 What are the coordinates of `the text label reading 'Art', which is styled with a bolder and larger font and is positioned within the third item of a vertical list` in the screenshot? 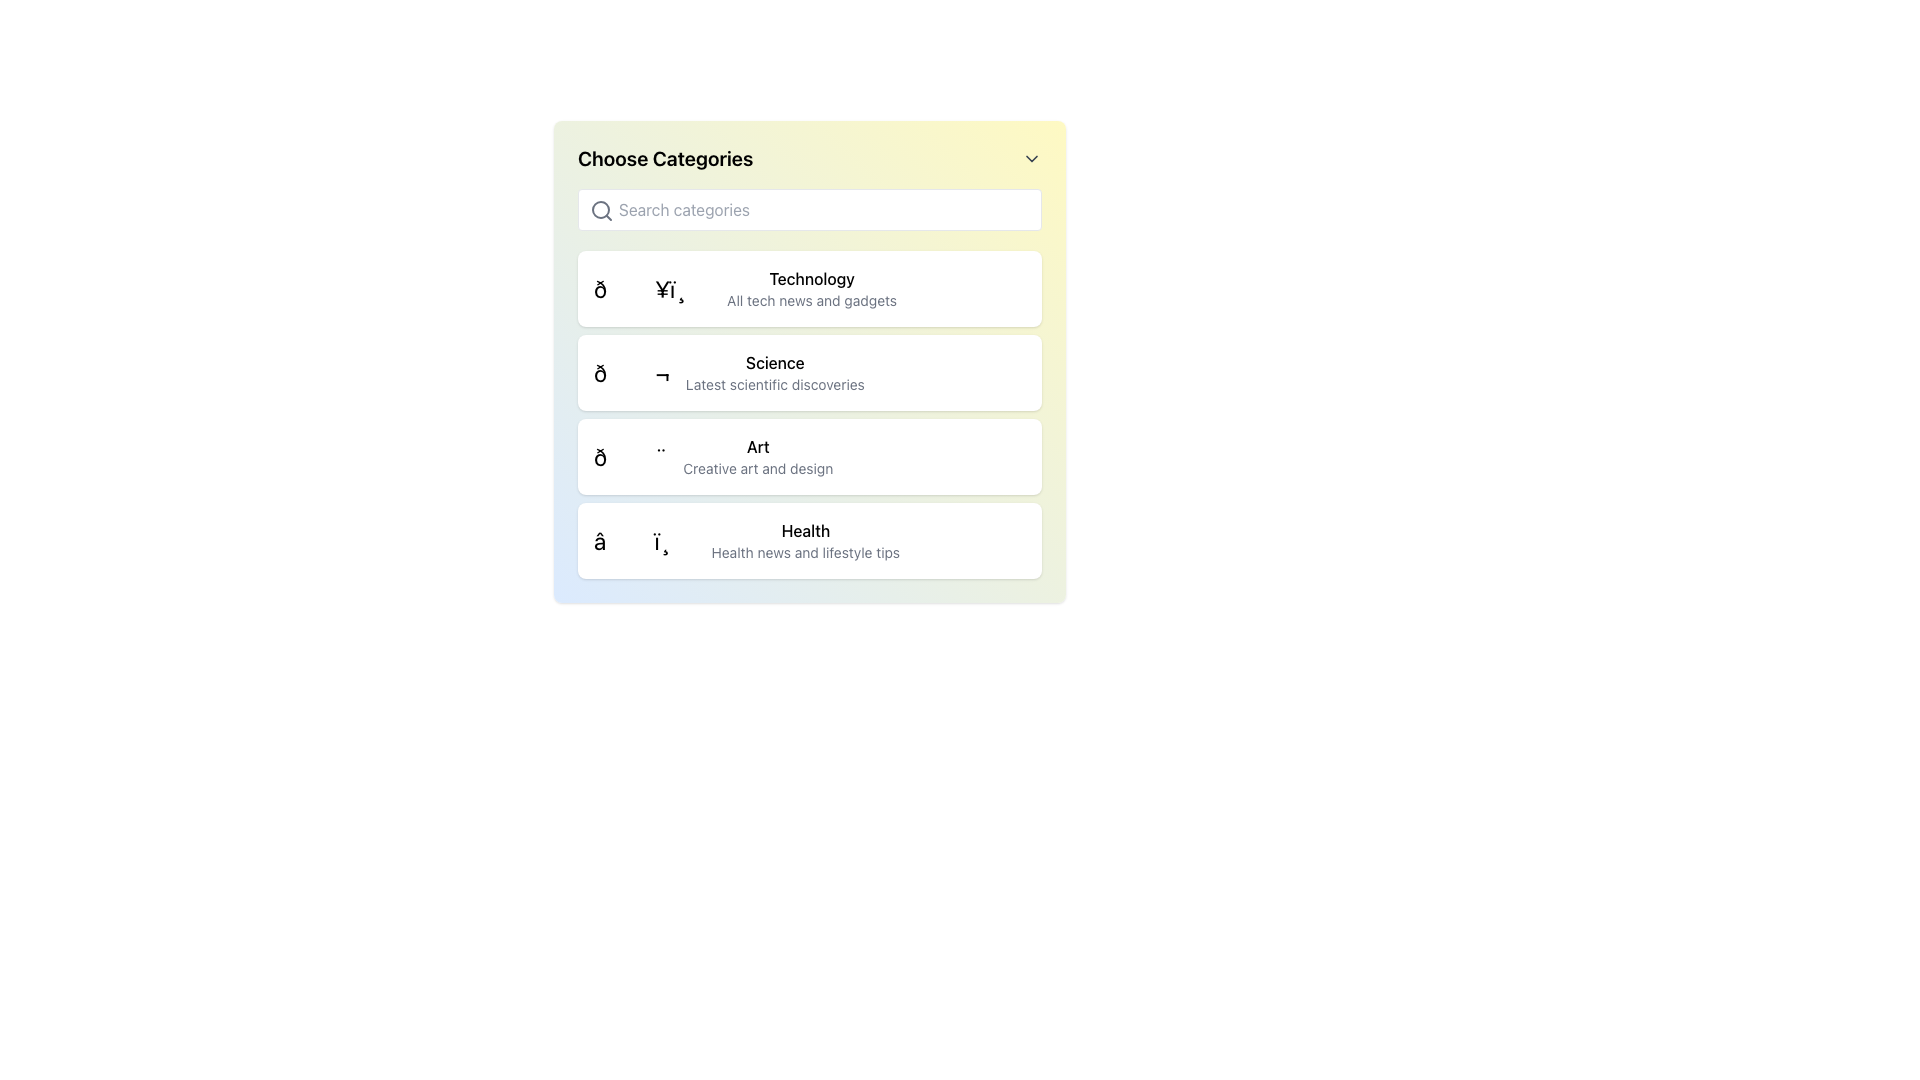 It's located at (757, 446).